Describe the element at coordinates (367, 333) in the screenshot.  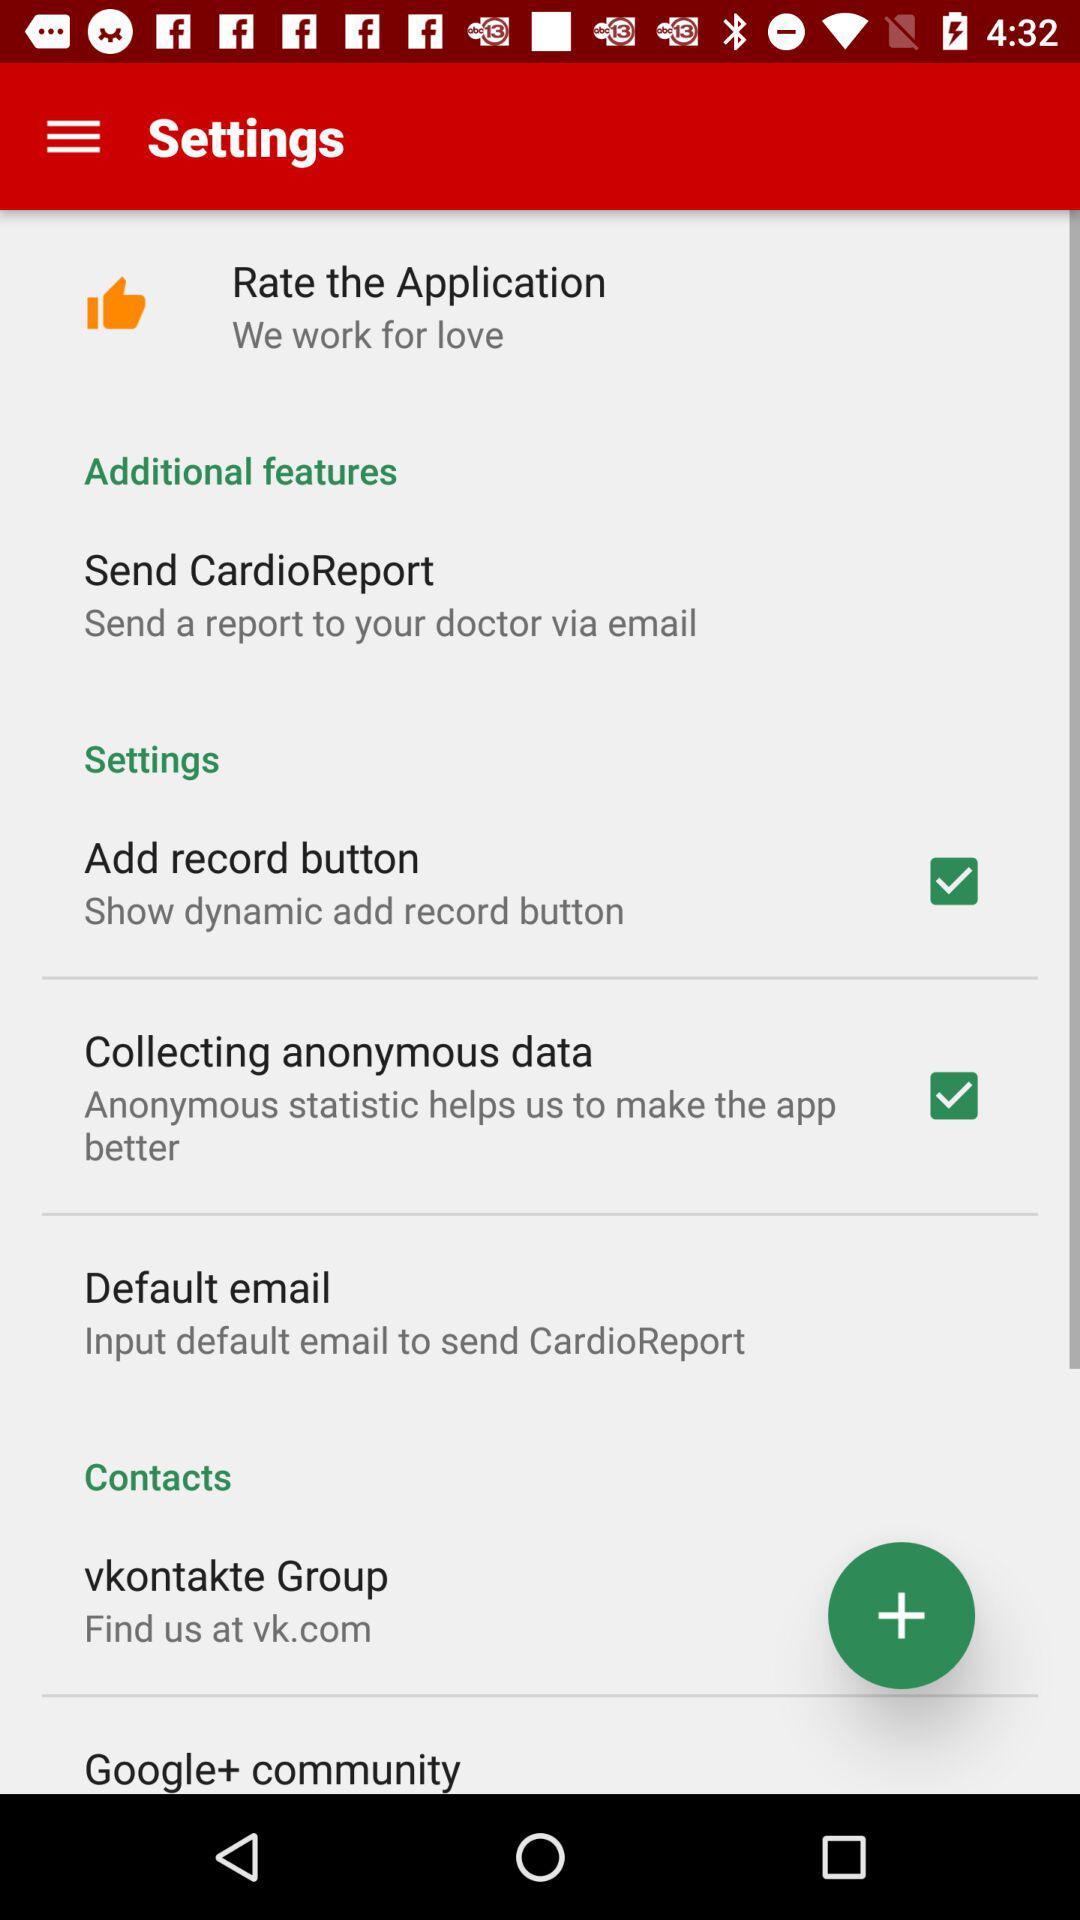
I see `icon above additional features app` at that location.